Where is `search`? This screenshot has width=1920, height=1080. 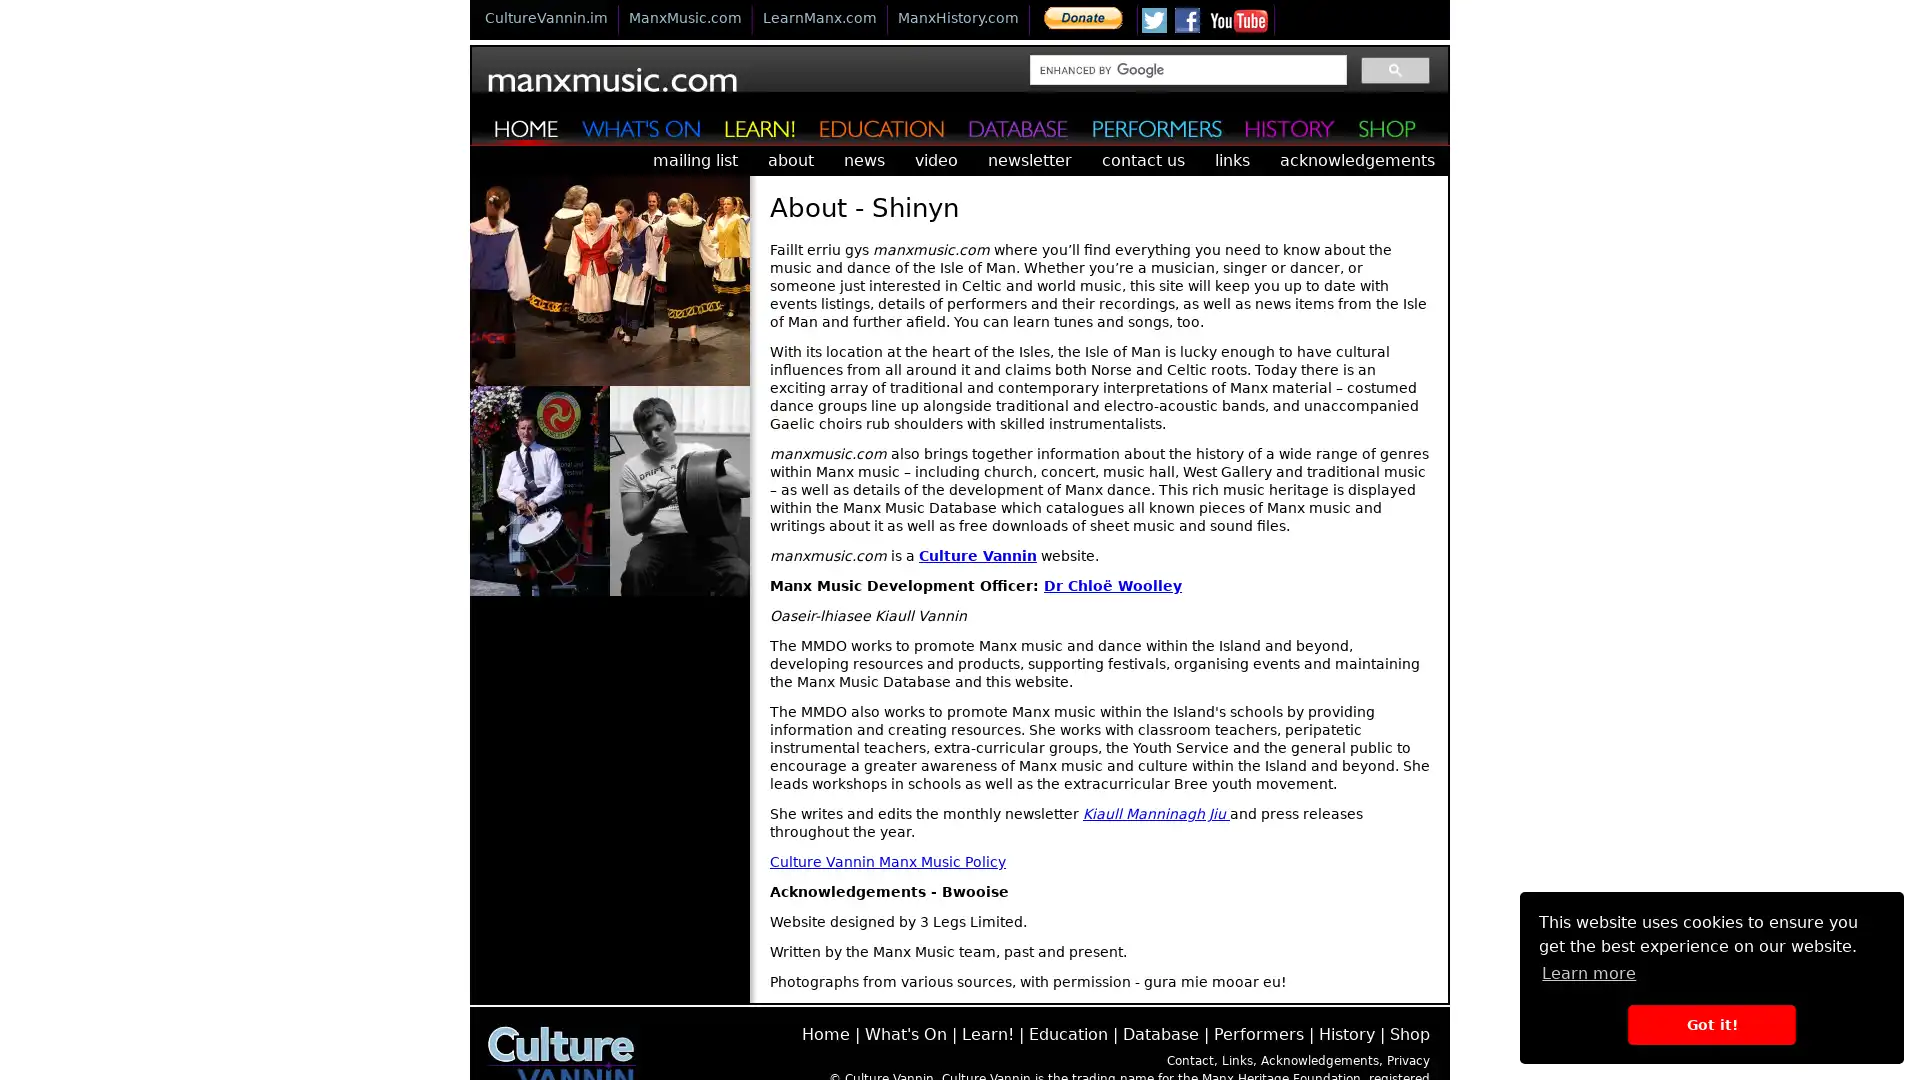 search is located at coordinates (1394, 68).